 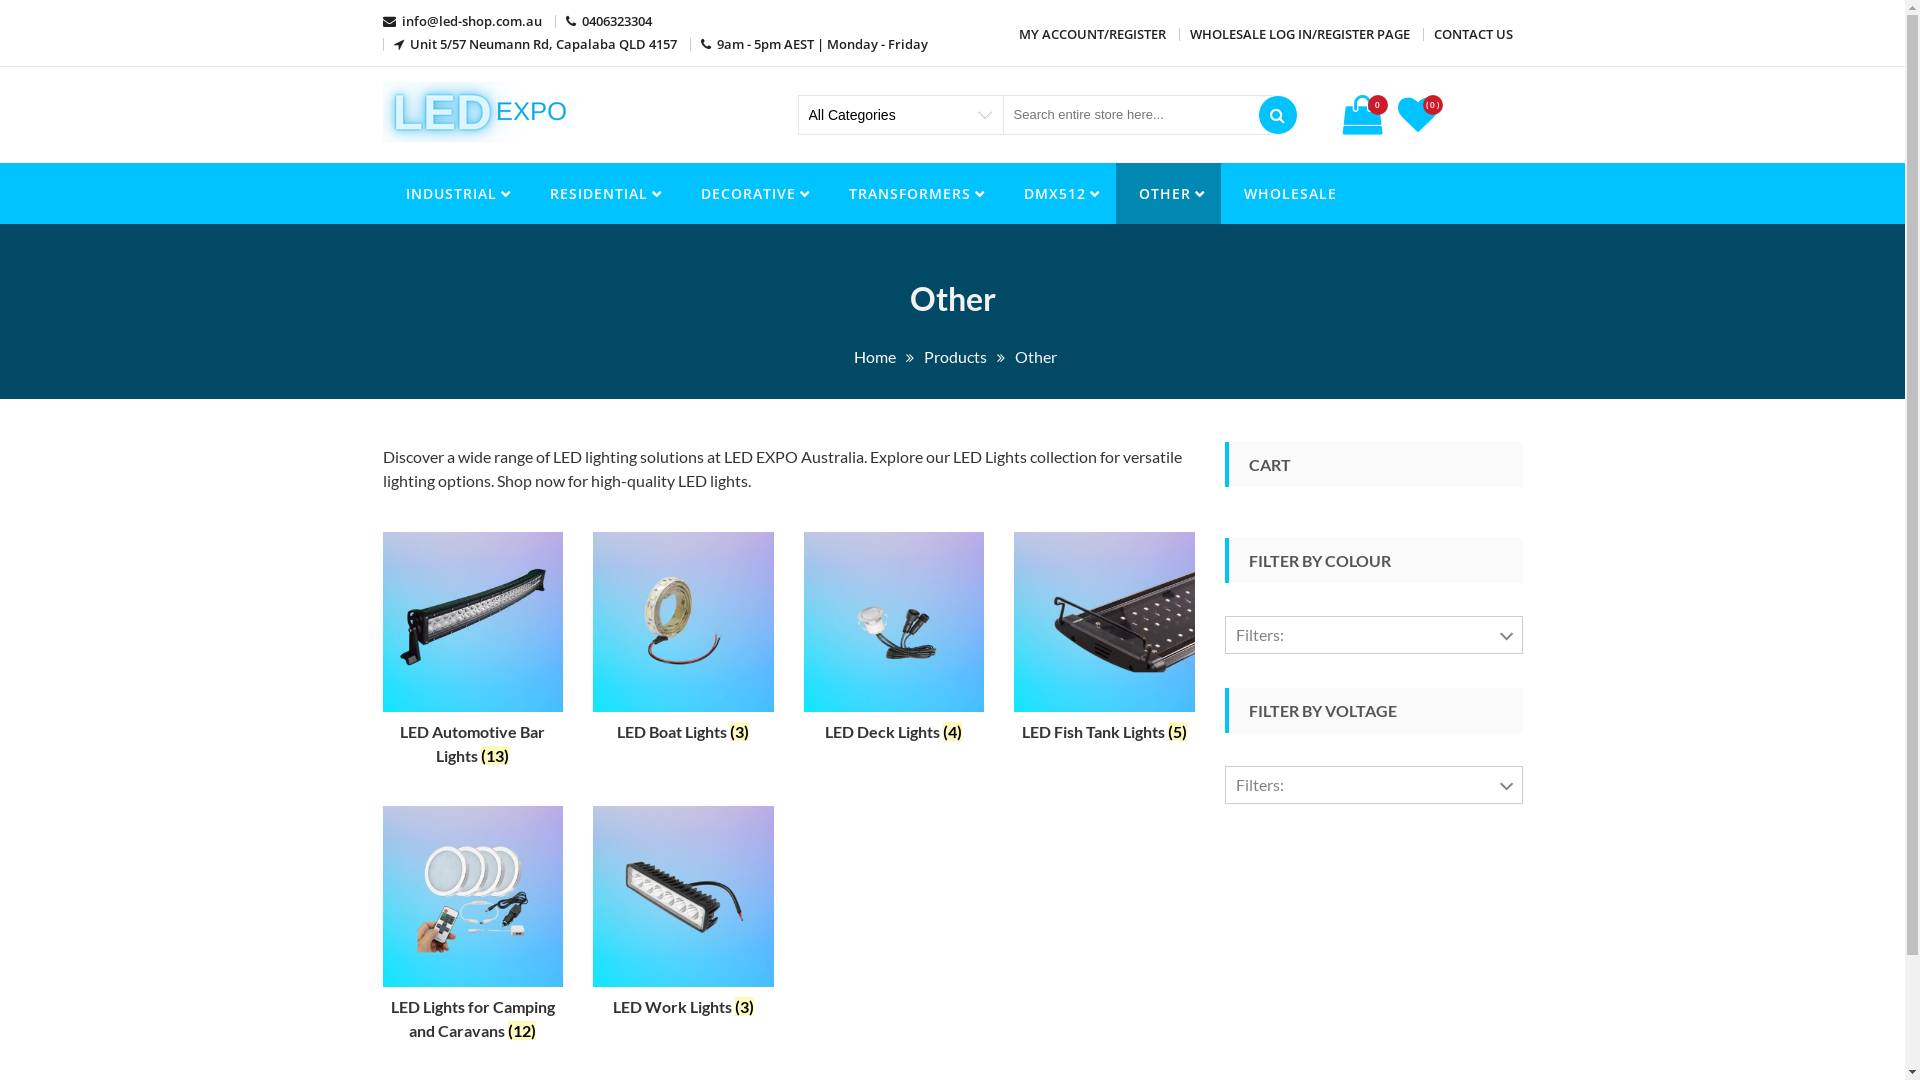 I want to click on 'Yellow 1', so click(x=1282, y=974).